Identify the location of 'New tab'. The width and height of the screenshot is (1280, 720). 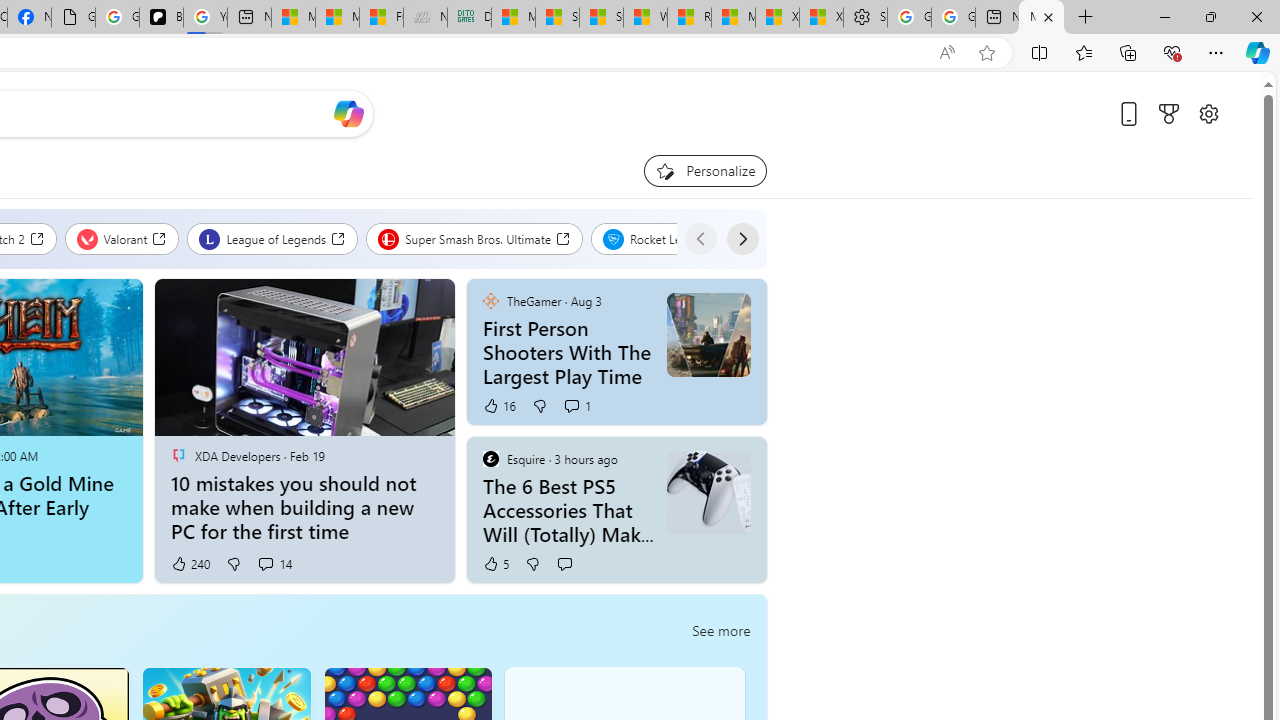
(997, 17).